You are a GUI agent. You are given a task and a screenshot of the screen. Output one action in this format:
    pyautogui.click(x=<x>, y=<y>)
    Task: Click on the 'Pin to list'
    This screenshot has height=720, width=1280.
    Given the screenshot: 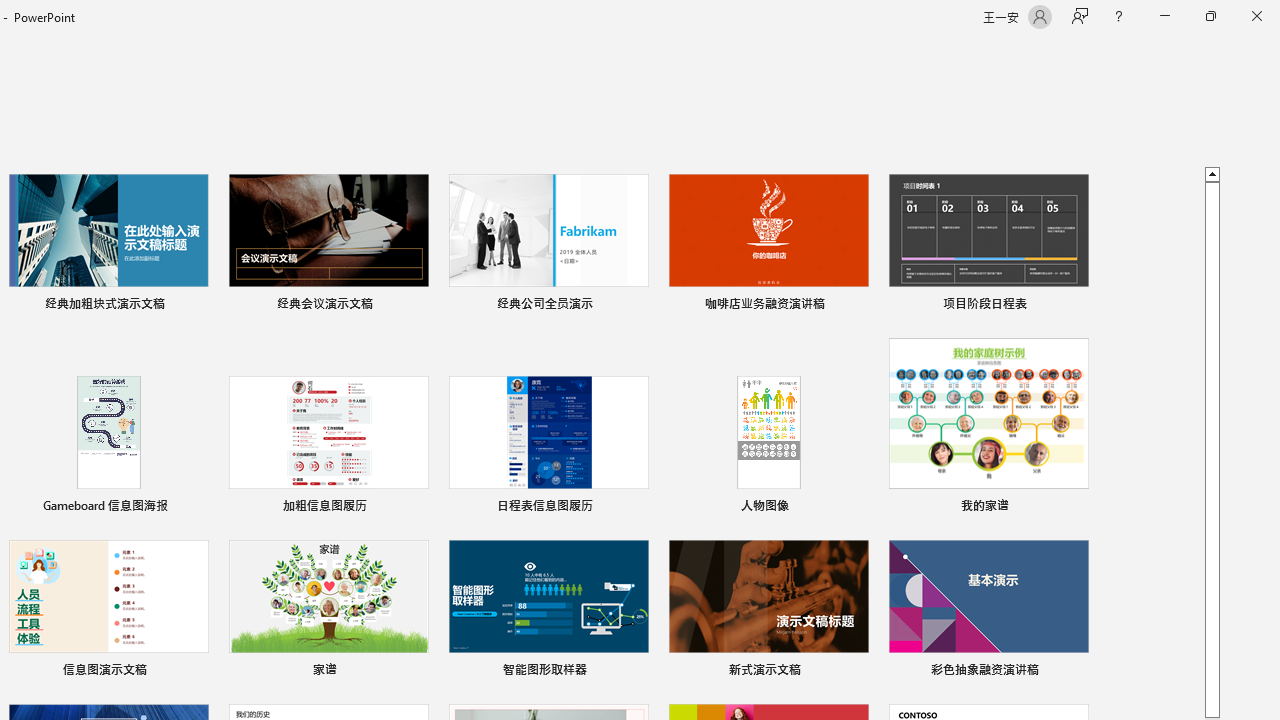 What is the action you would take?
    pyautogui.click(x=1074, y=672)
    